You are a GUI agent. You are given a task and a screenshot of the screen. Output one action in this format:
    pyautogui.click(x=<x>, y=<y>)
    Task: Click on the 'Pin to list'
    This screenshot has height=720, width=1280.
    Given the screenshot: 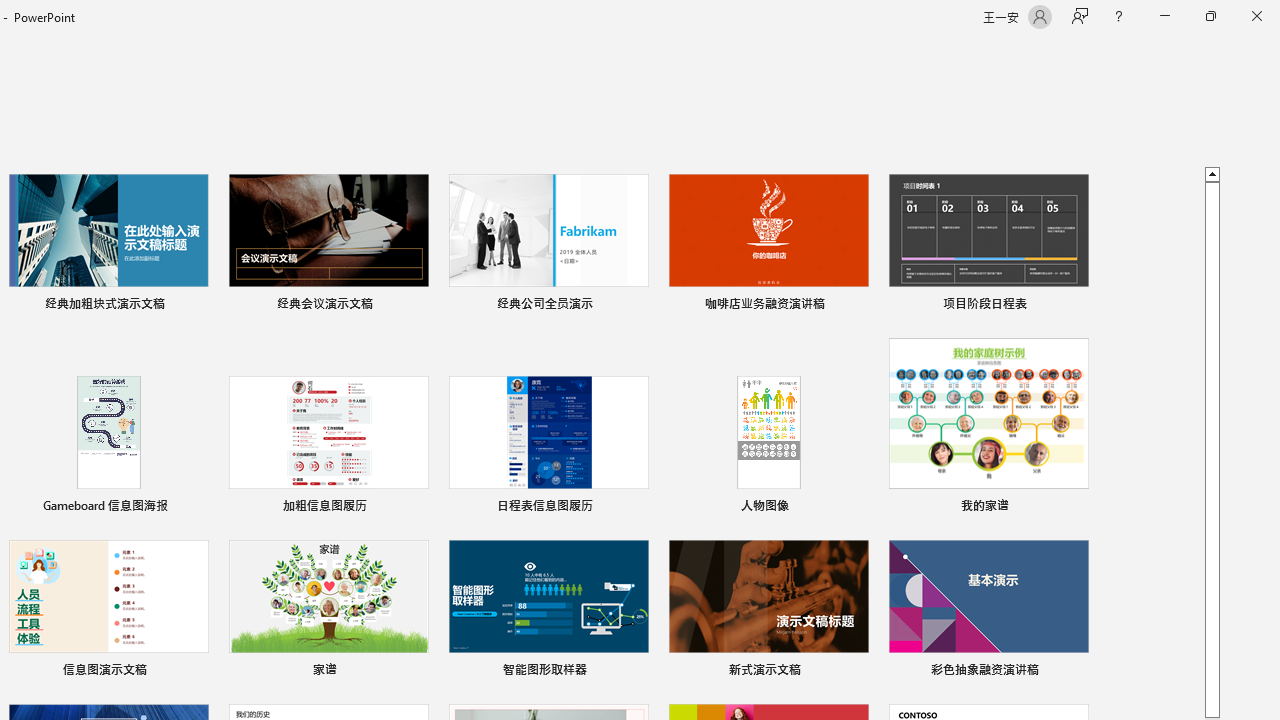 What is the action you would take?
    pyautogui.click(x=1074, y=672)
    